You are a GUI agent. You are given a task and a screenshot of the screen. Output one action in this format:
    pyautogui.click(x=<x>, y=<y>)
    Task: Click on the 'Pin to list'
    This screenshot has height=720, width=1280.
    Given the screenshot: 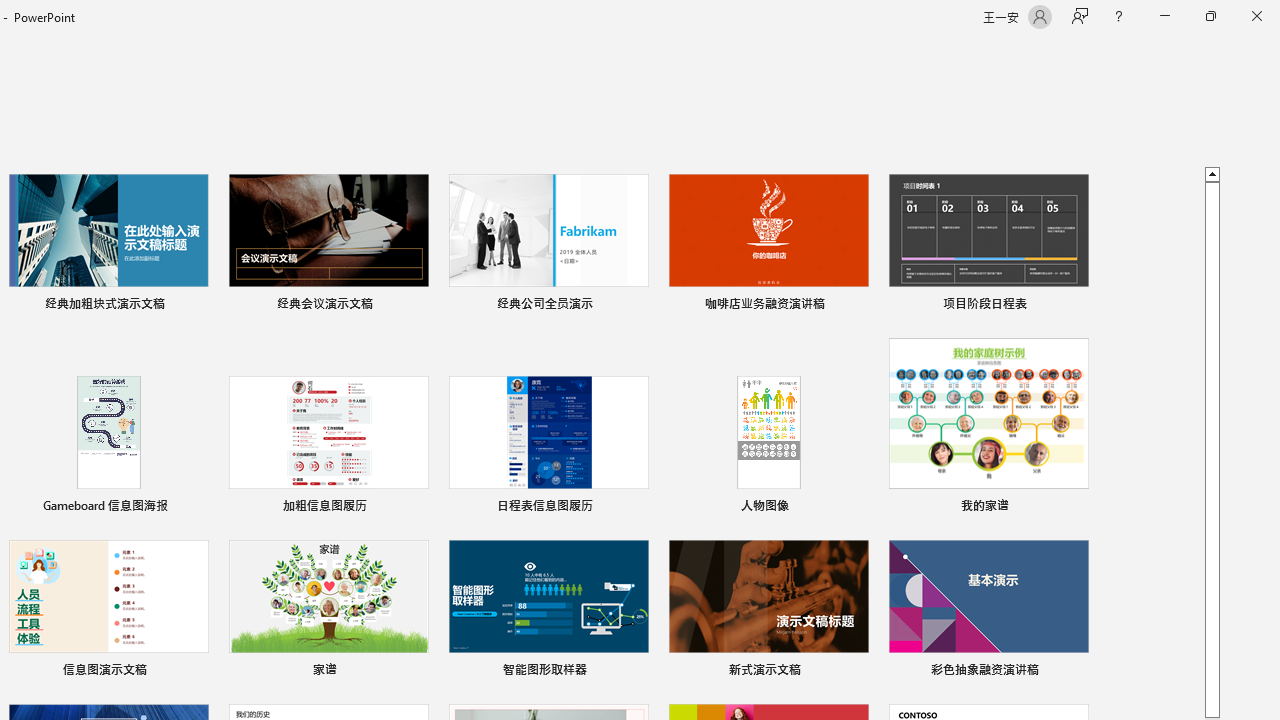 What is the action you would take?
    pyautogui.click(x=1074, y=672)
    